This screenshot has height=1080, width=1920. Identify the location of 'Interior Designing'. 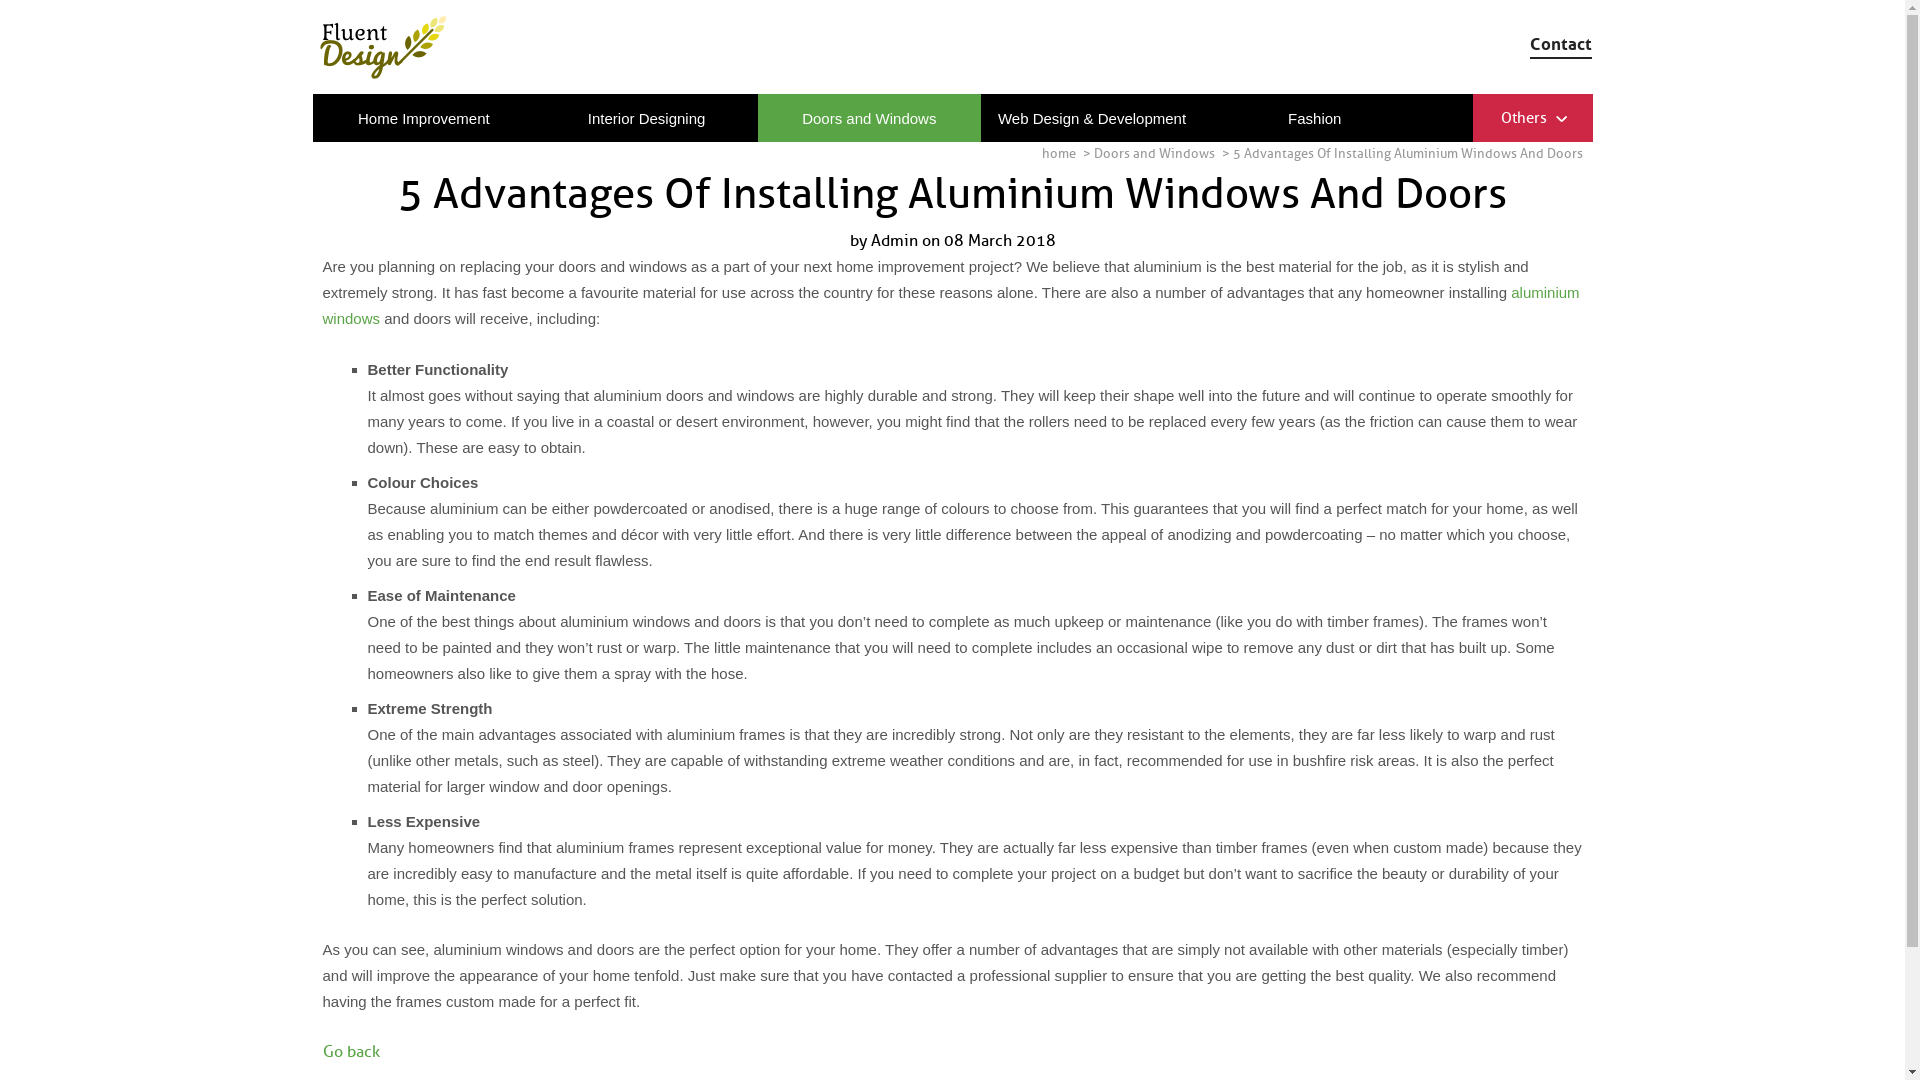
(646, 118).